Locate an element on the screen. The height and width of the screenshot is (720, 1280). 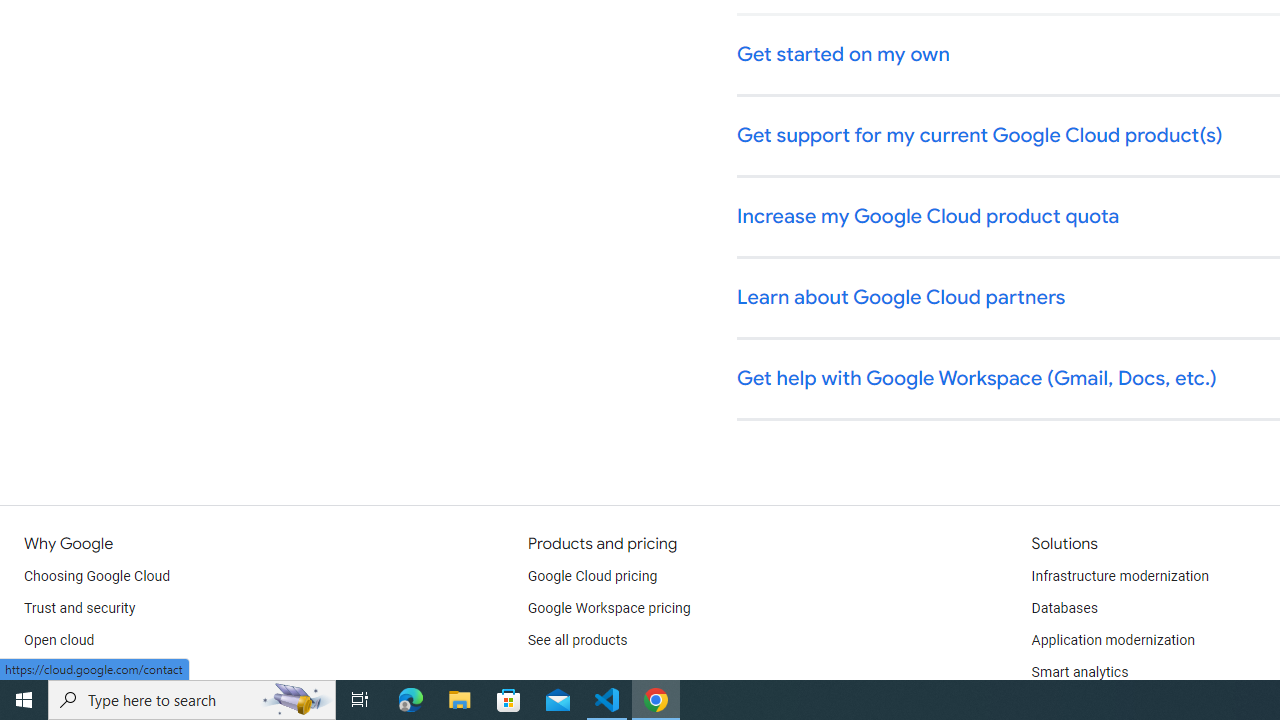
'Application modernization' is located at coordinates (1111, 640).